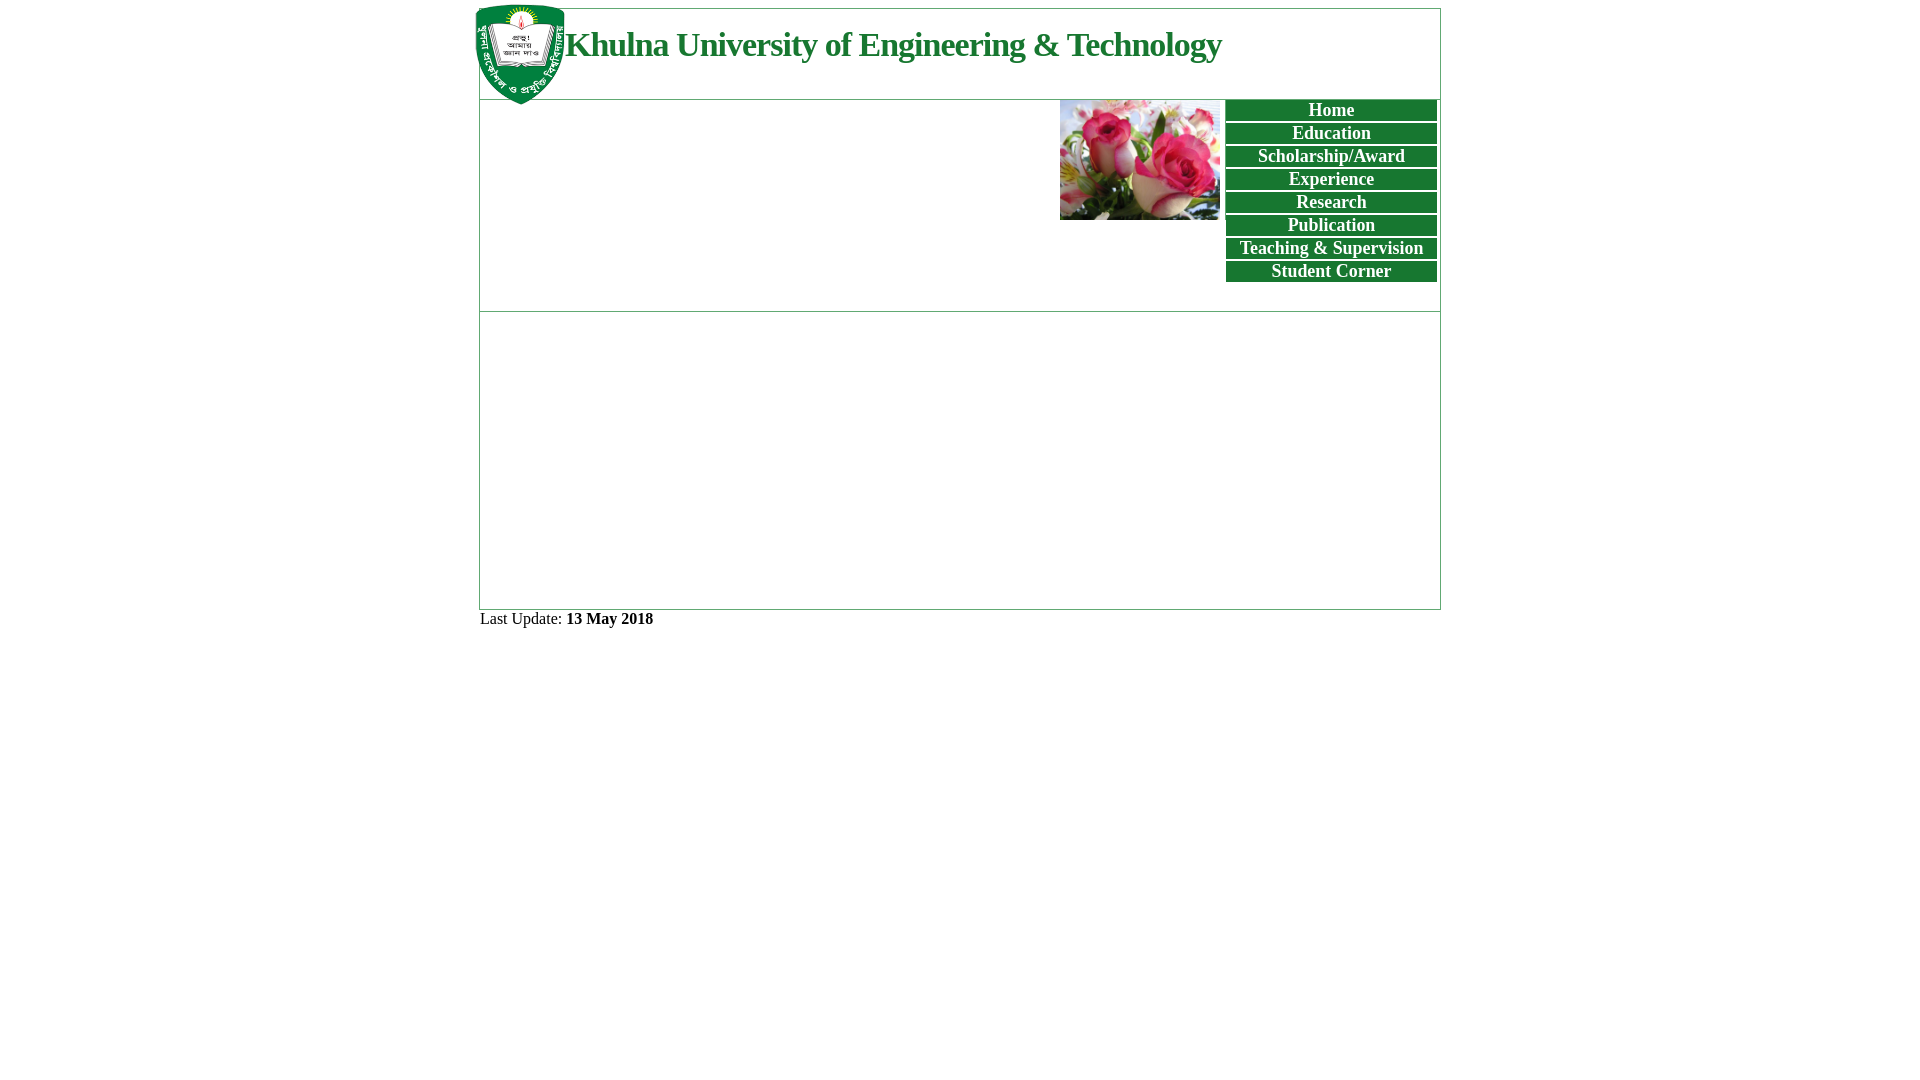  What do you see at coordinates (1289, 177) in the screenshot?
I see `'Experience'` at bounding box center [1289, 177].